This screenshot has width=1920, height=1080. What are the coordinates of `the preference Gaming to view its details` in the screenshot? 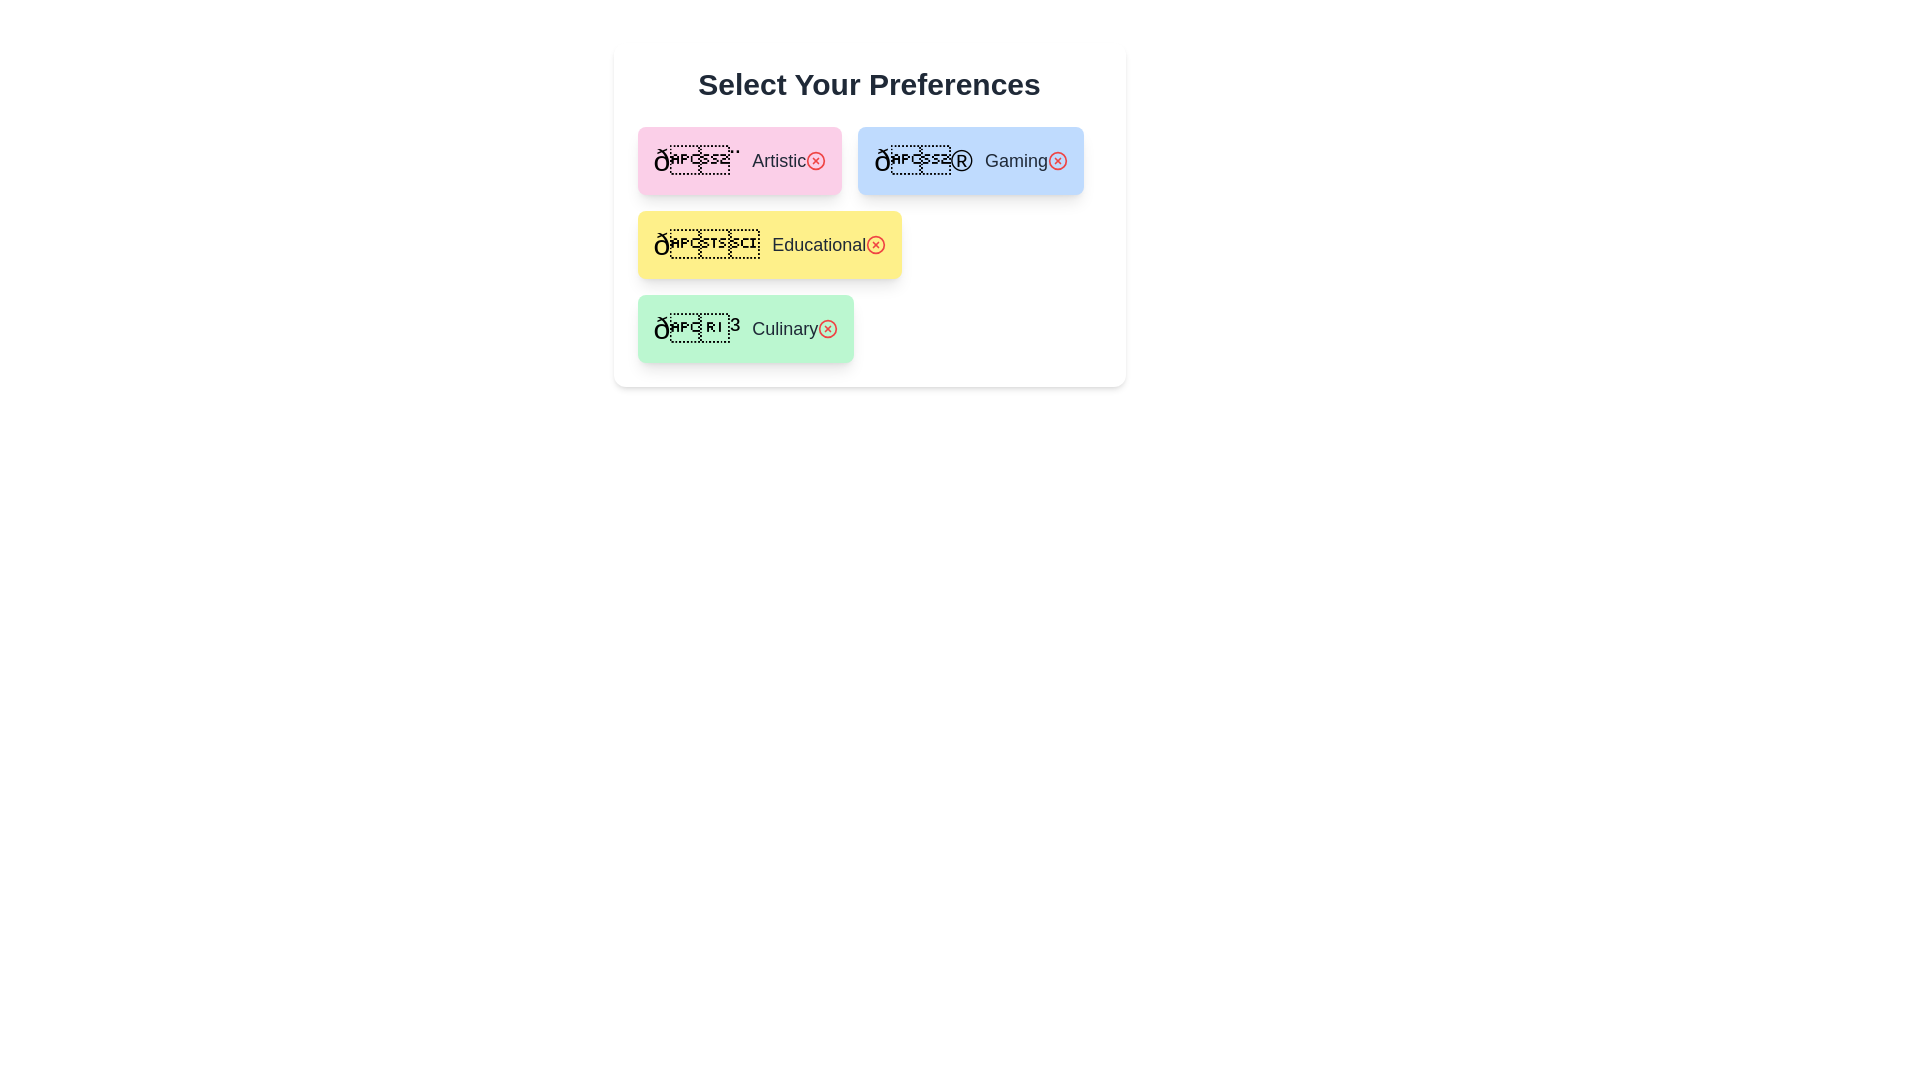 It's located at (971, 160).